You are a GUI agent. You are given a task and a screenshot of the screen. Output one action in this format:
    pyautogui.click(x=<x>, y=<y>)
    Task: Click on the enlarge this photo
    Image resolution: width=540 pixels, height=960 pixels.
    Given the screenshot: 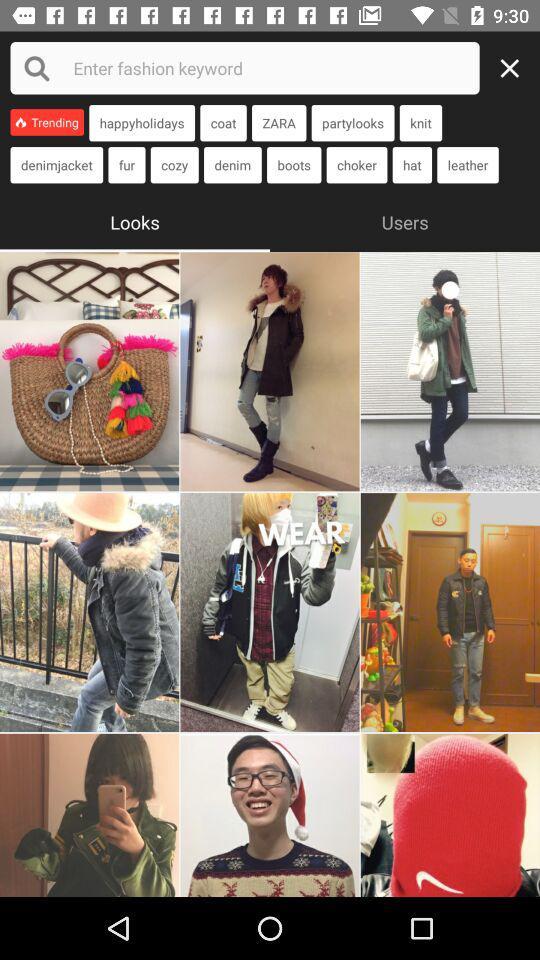 What is the action you would take?
    pyautogui.click(x=88, y=815)
    